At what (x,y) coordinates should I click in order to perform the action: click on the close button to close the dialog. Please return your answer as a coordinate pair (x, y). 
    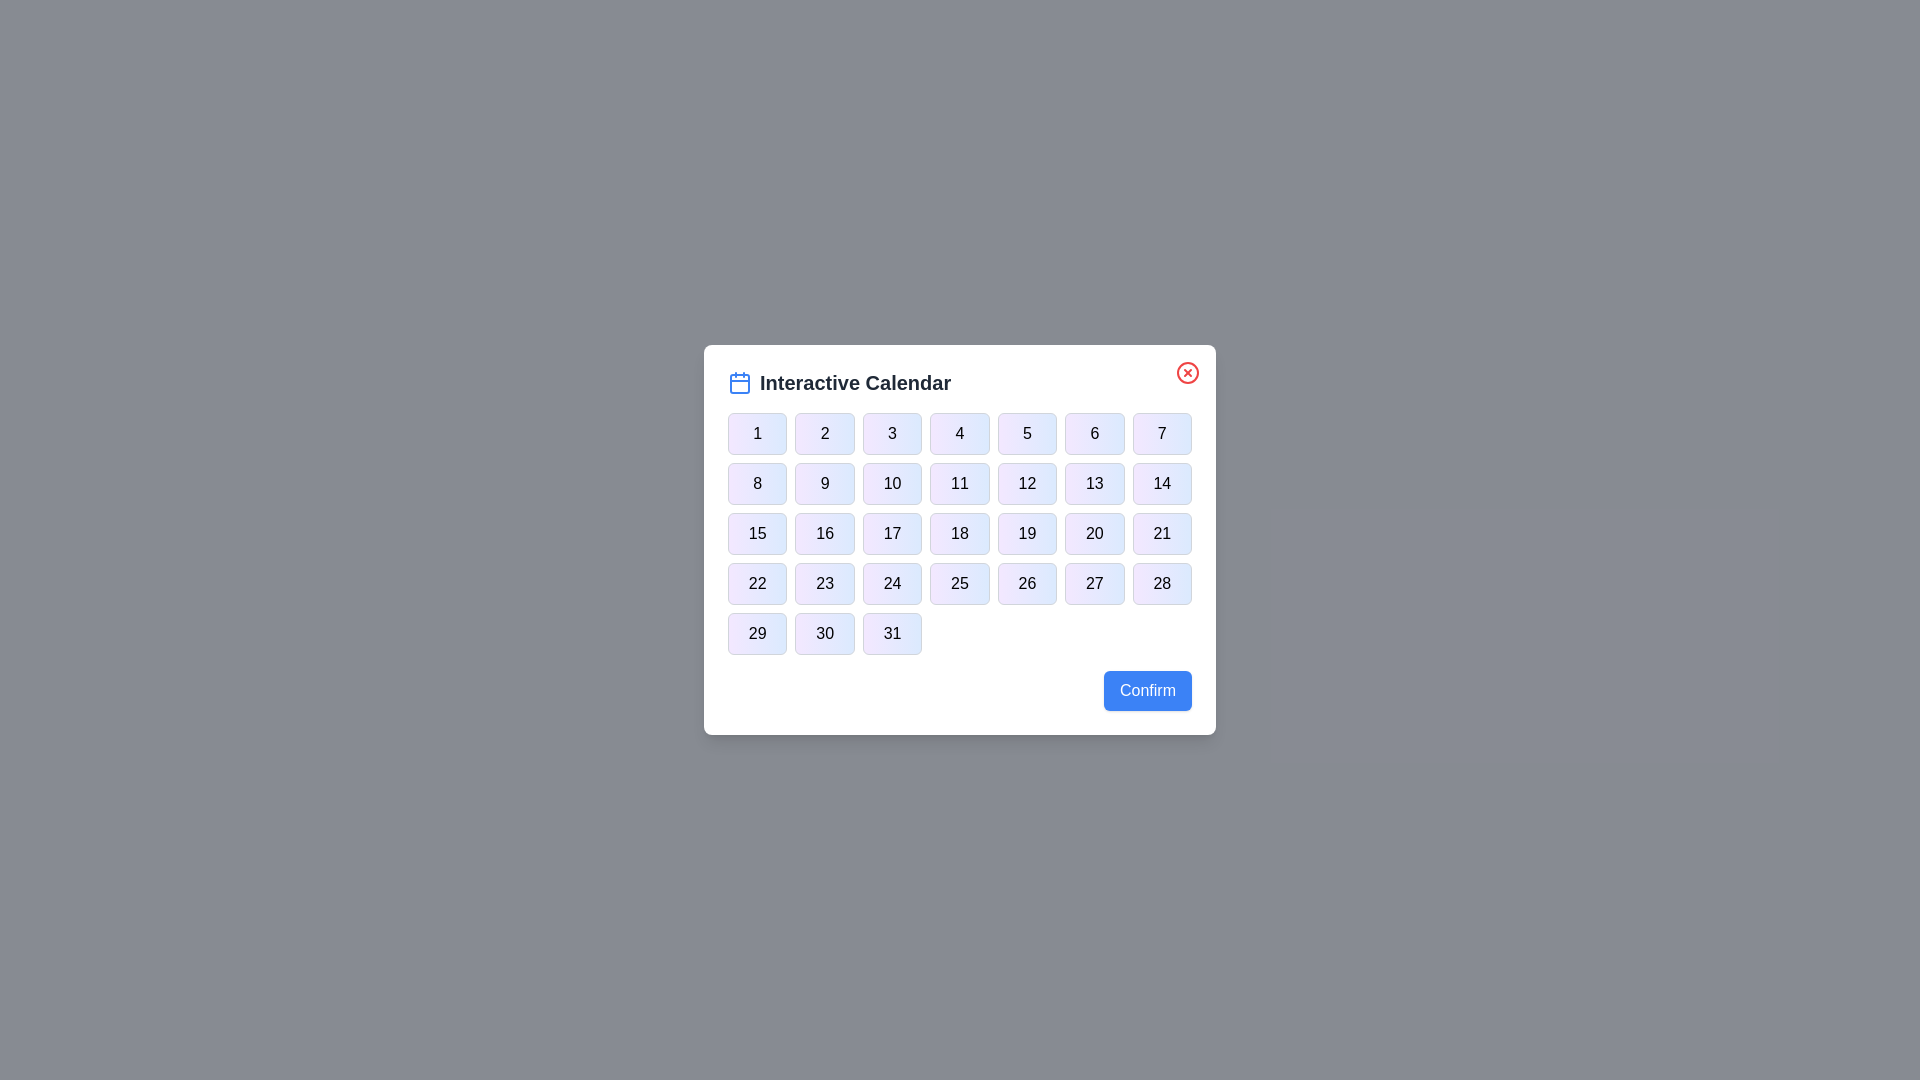
    Looking at the image, I should click on (1188, 373).